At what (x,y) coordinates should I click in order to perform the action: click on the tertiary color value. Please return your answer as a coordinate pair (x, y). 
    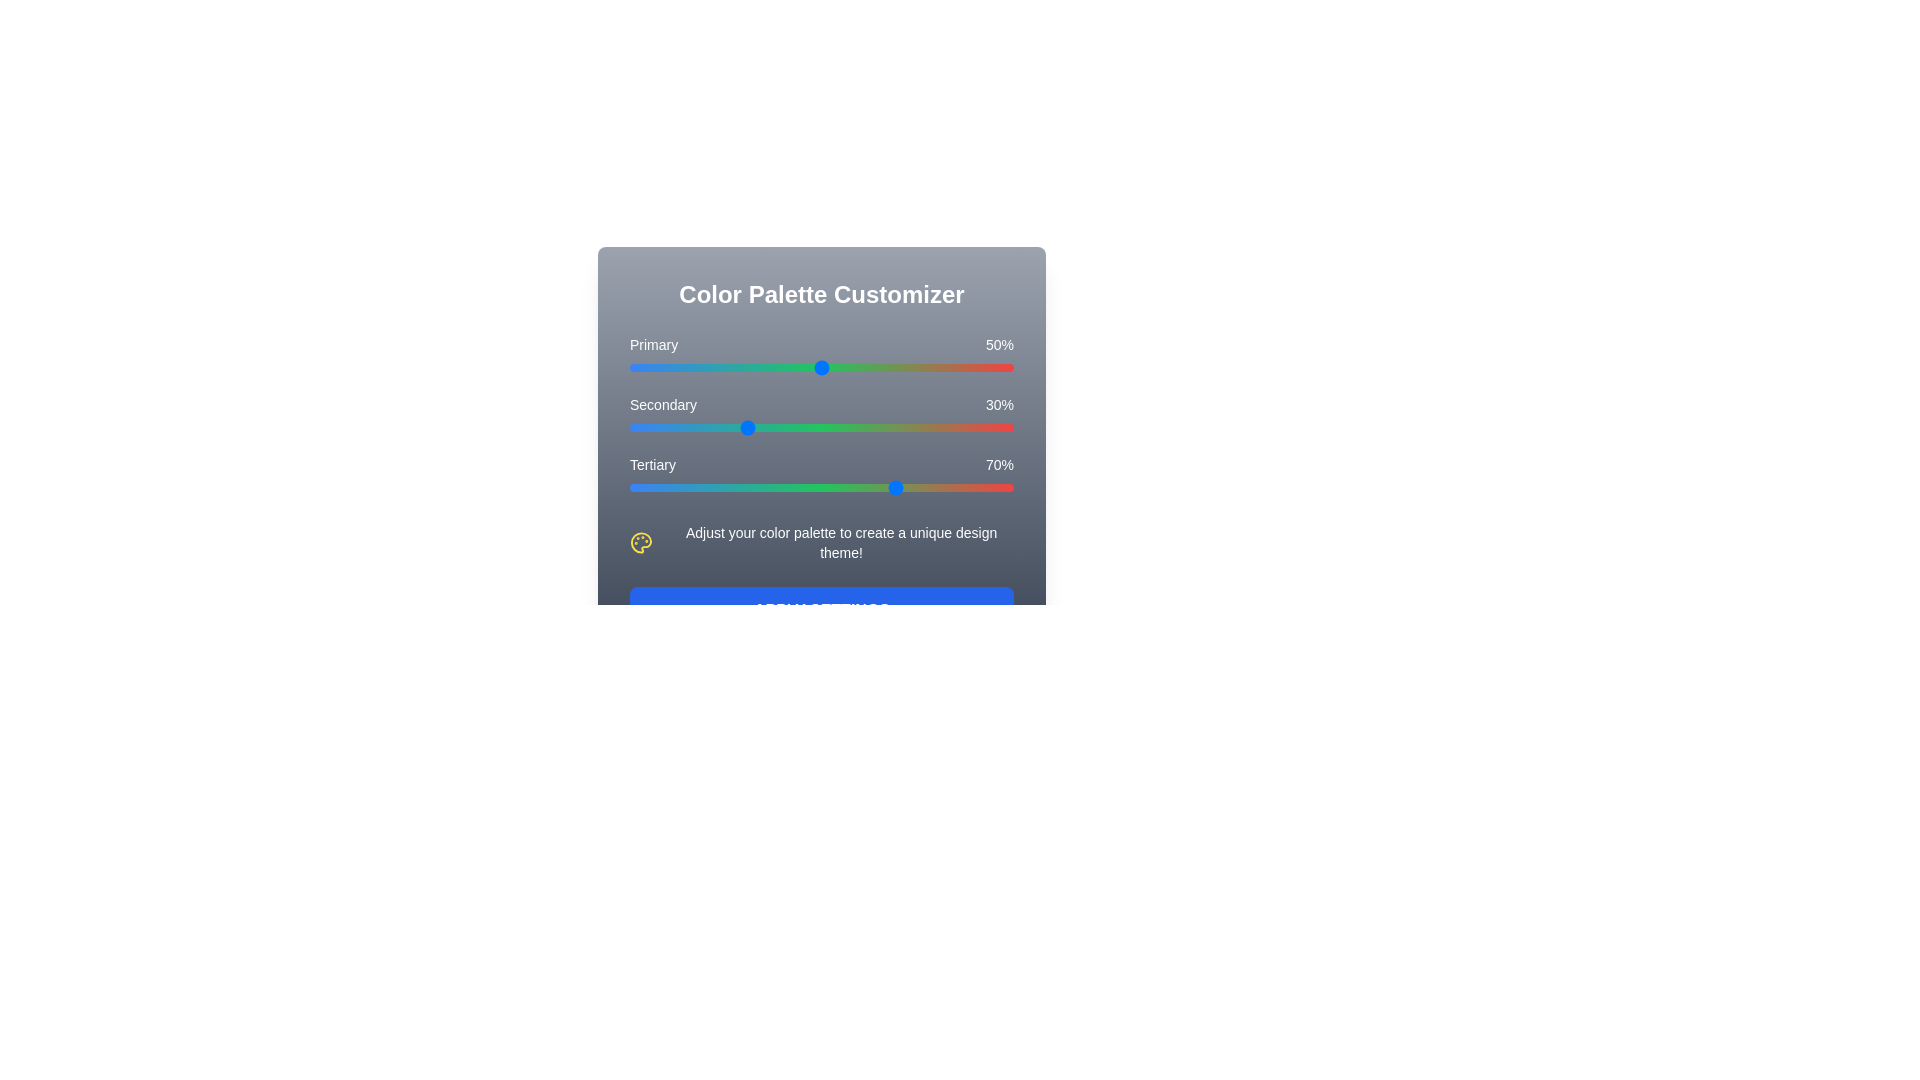
    Looking at the image, I should click on (771, 488).